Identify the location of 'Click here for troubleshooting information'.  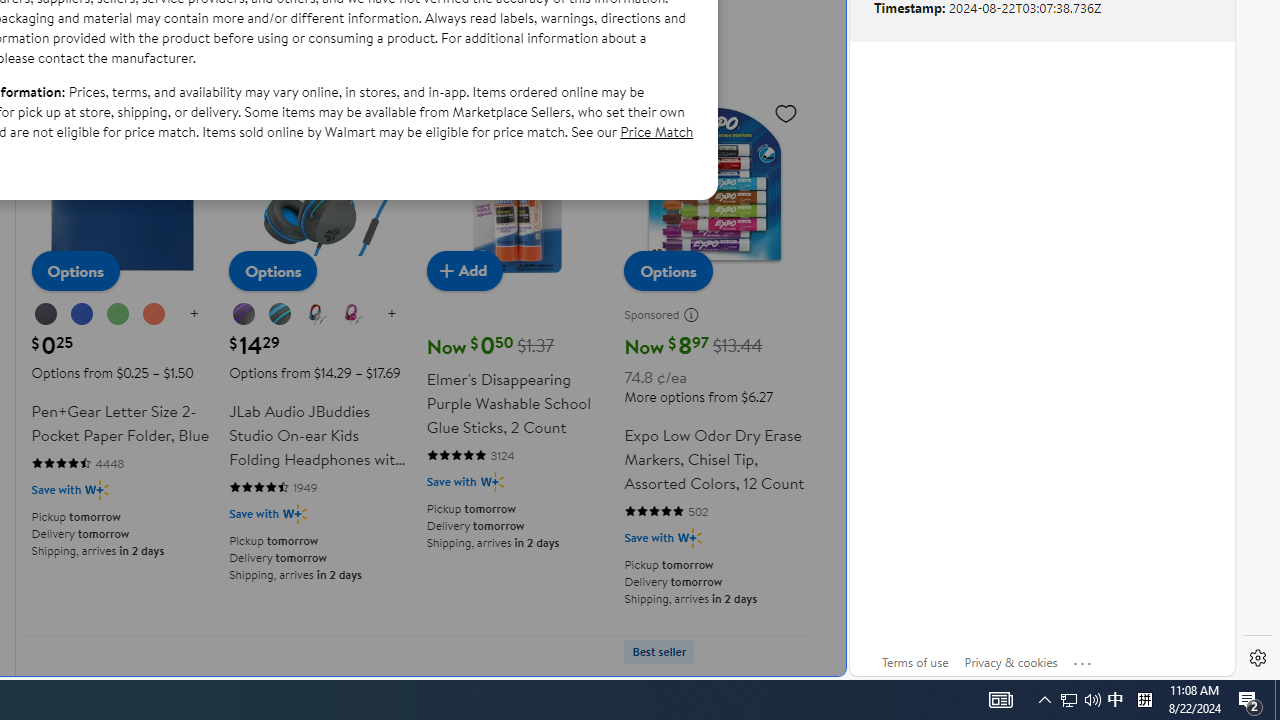
(1082, 659).